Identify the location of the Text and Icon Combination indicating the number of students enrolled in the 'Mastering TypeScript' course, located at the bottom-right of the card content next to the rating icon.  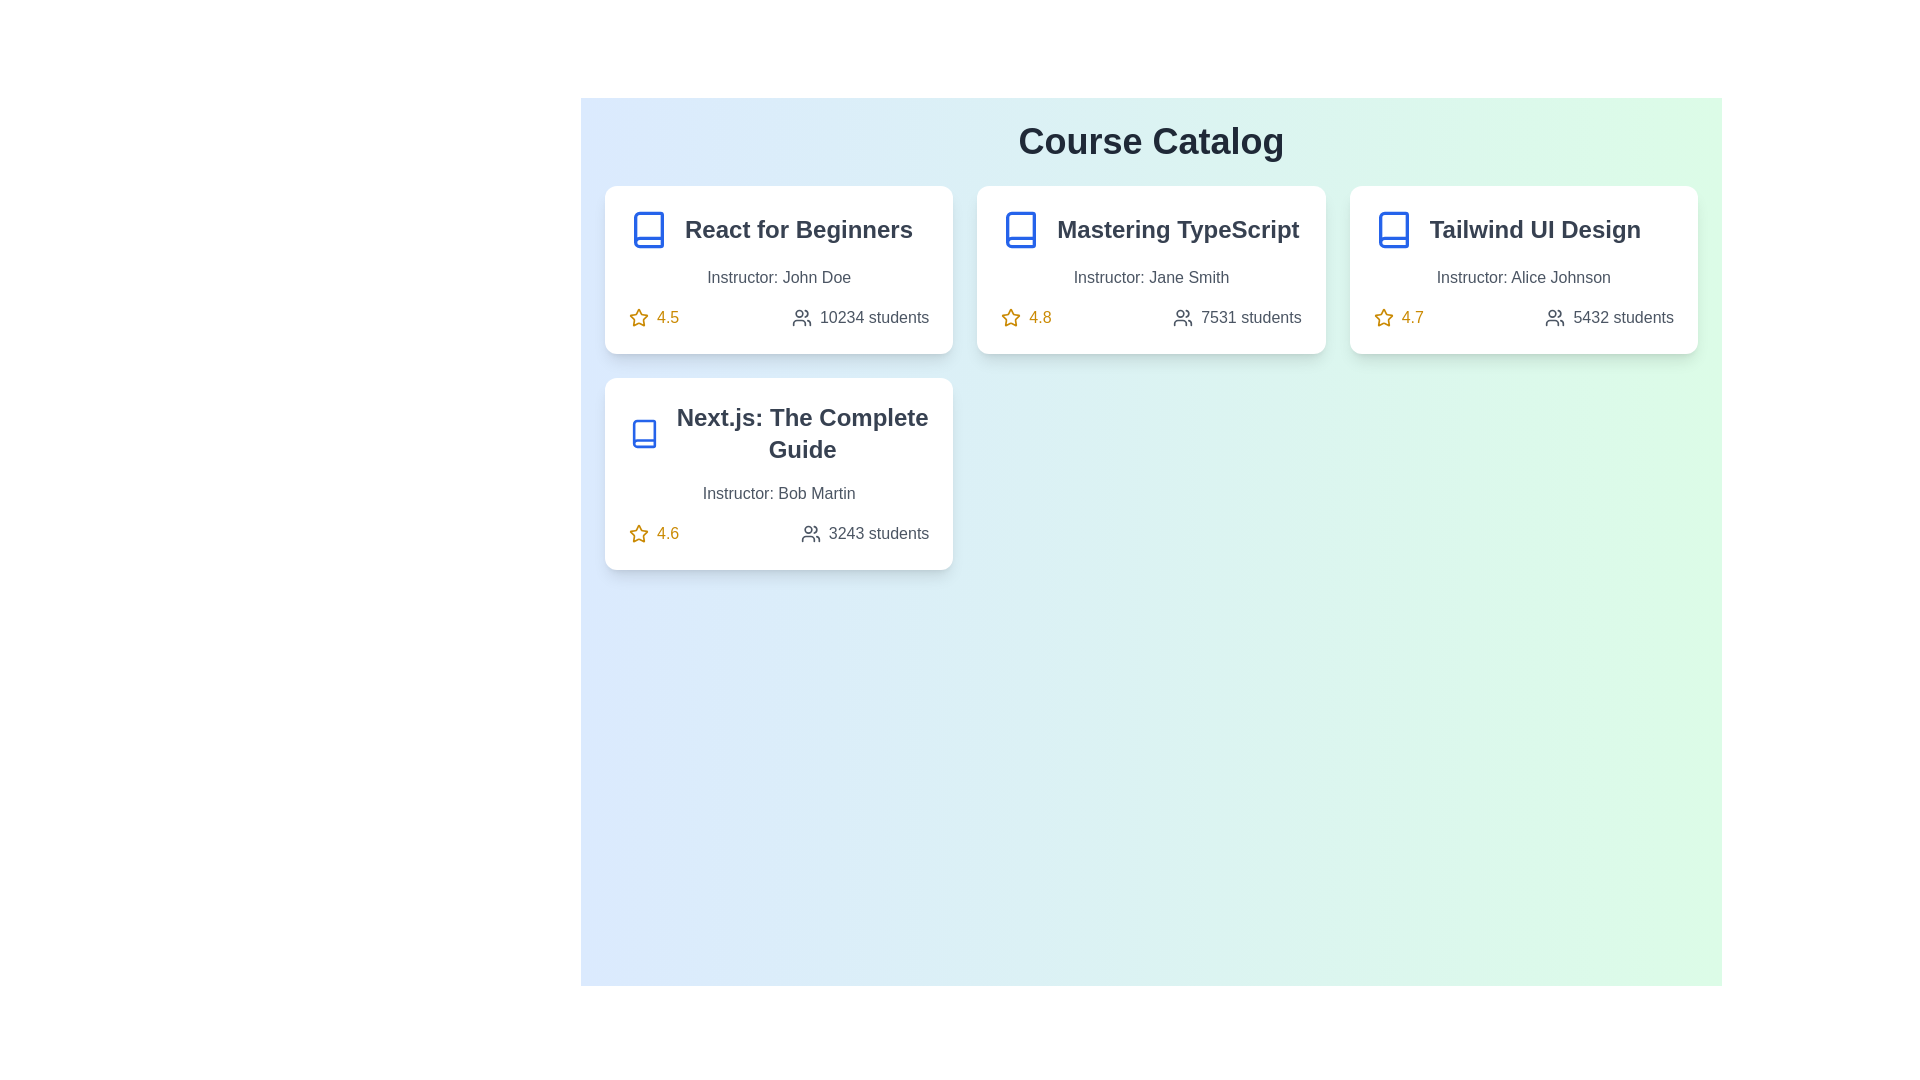
(1236, 316).